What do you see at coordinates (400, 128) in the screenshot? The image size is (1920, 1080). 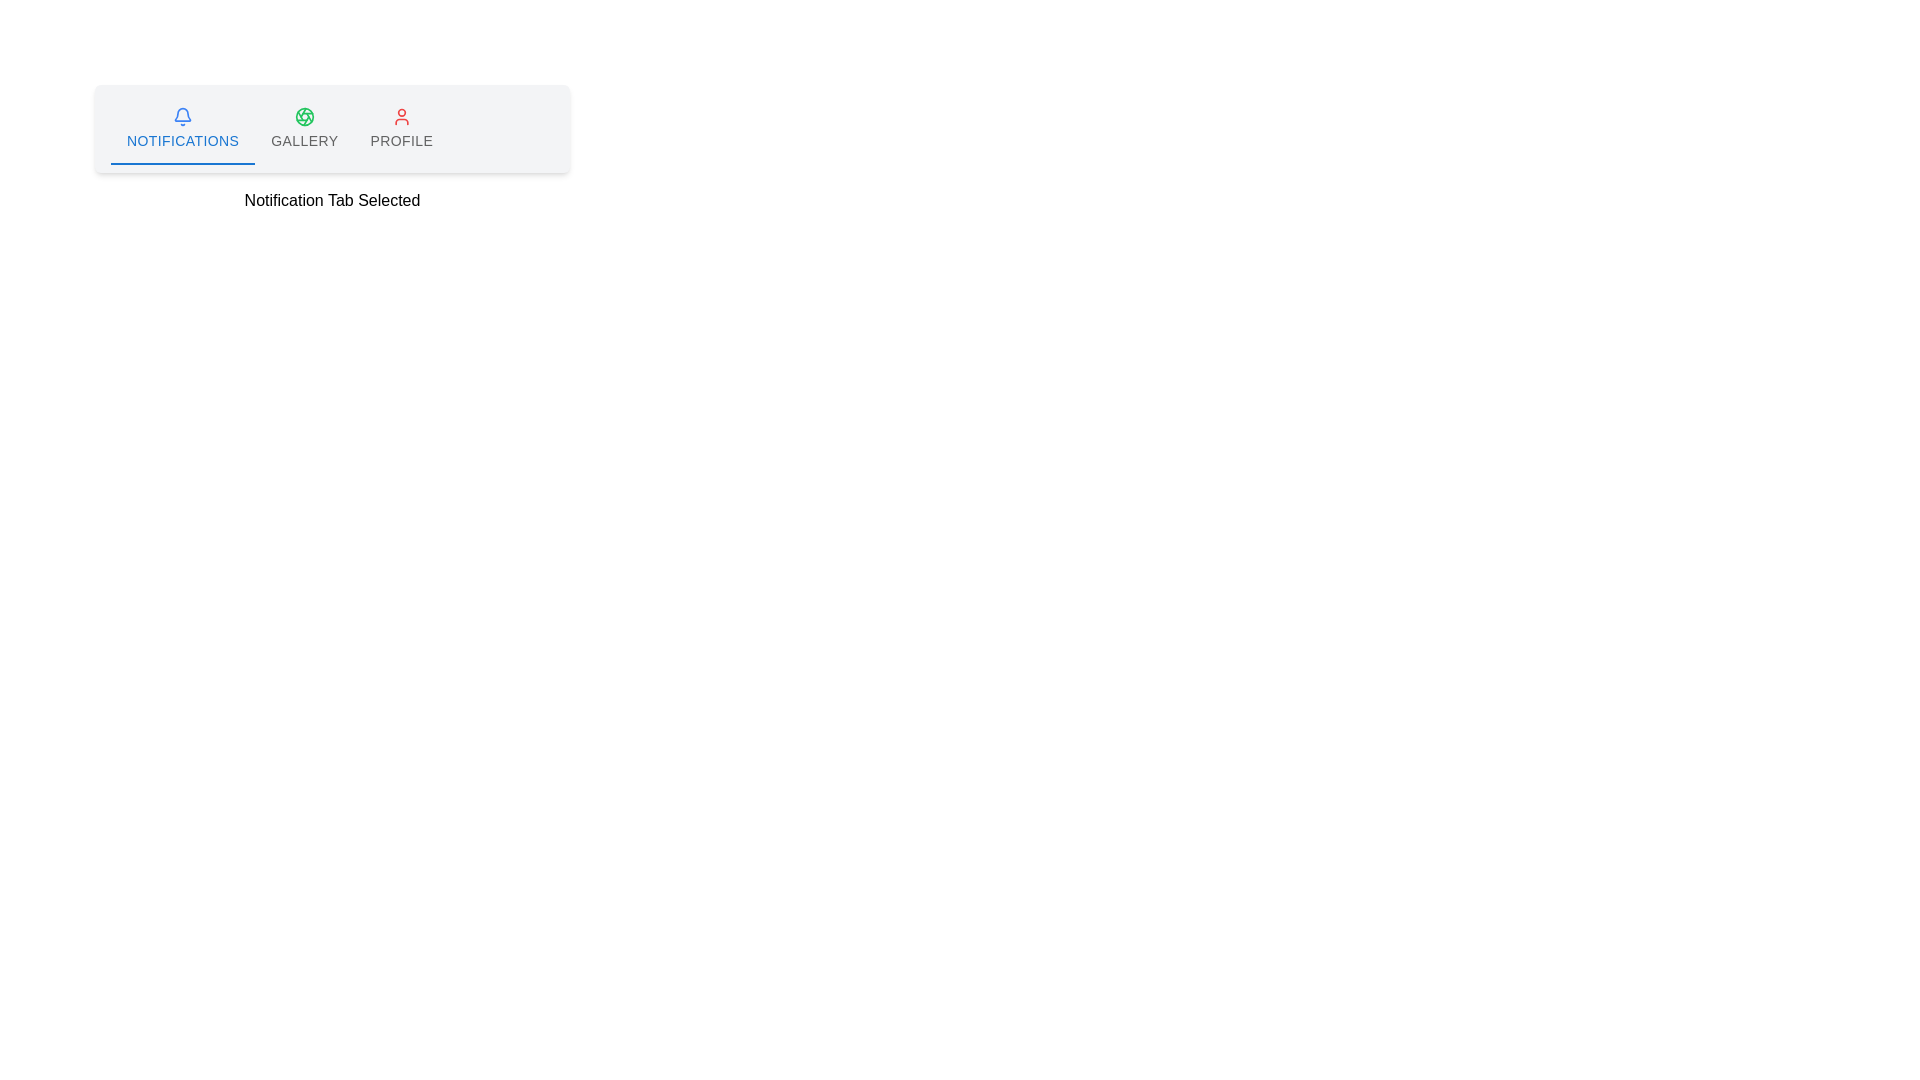 I see `the 'Profile' tab button, which is the last tab in the horizontal tab bar with a user icon above the text` at bounding box center [400, 128].